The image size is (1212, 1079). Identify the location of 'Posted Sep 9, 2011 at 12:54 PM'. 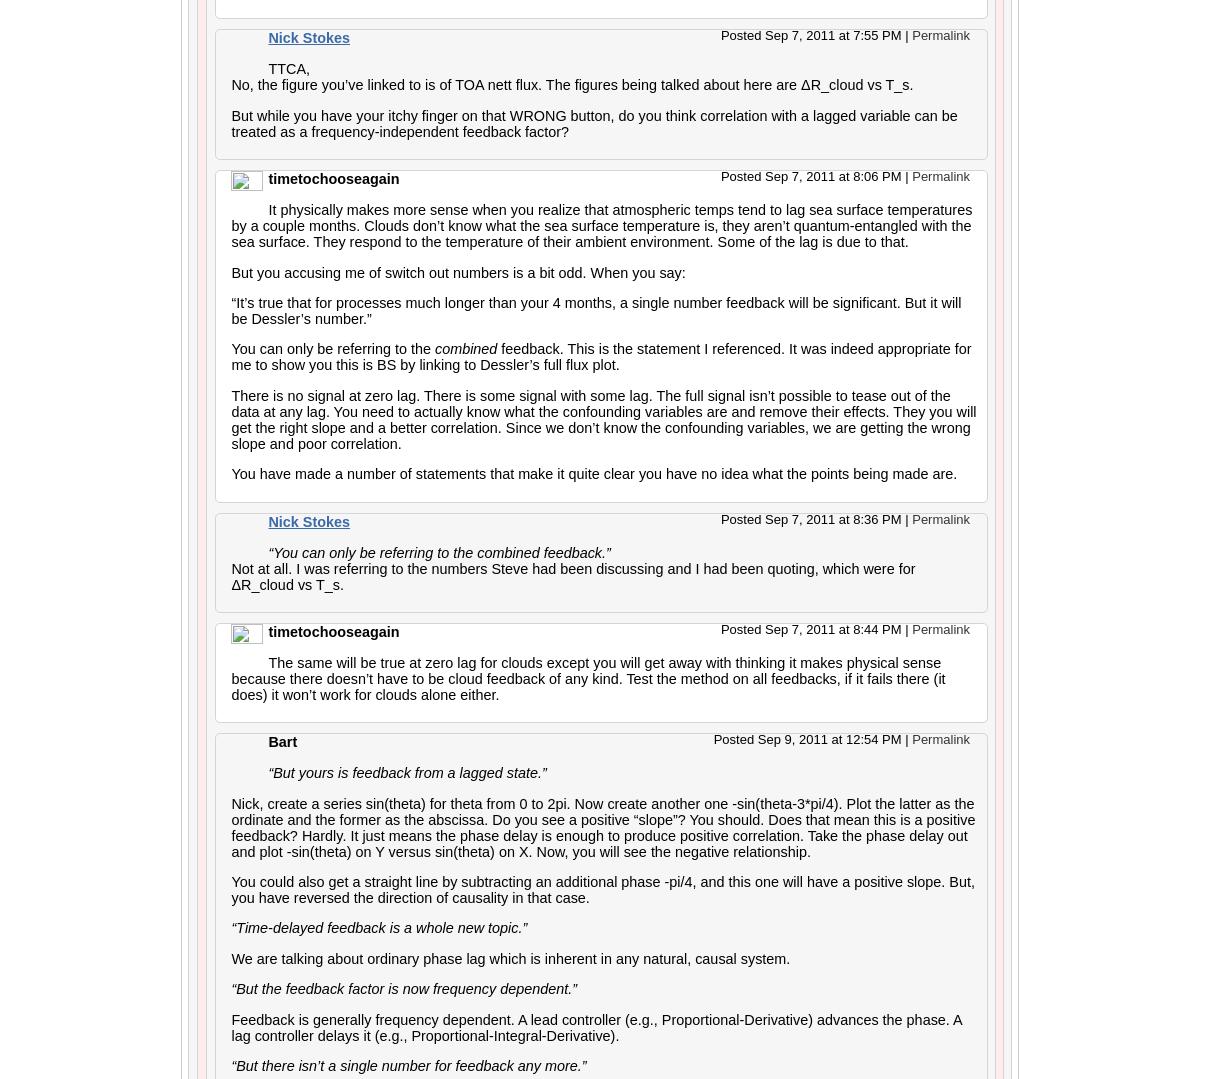
(808, 738).